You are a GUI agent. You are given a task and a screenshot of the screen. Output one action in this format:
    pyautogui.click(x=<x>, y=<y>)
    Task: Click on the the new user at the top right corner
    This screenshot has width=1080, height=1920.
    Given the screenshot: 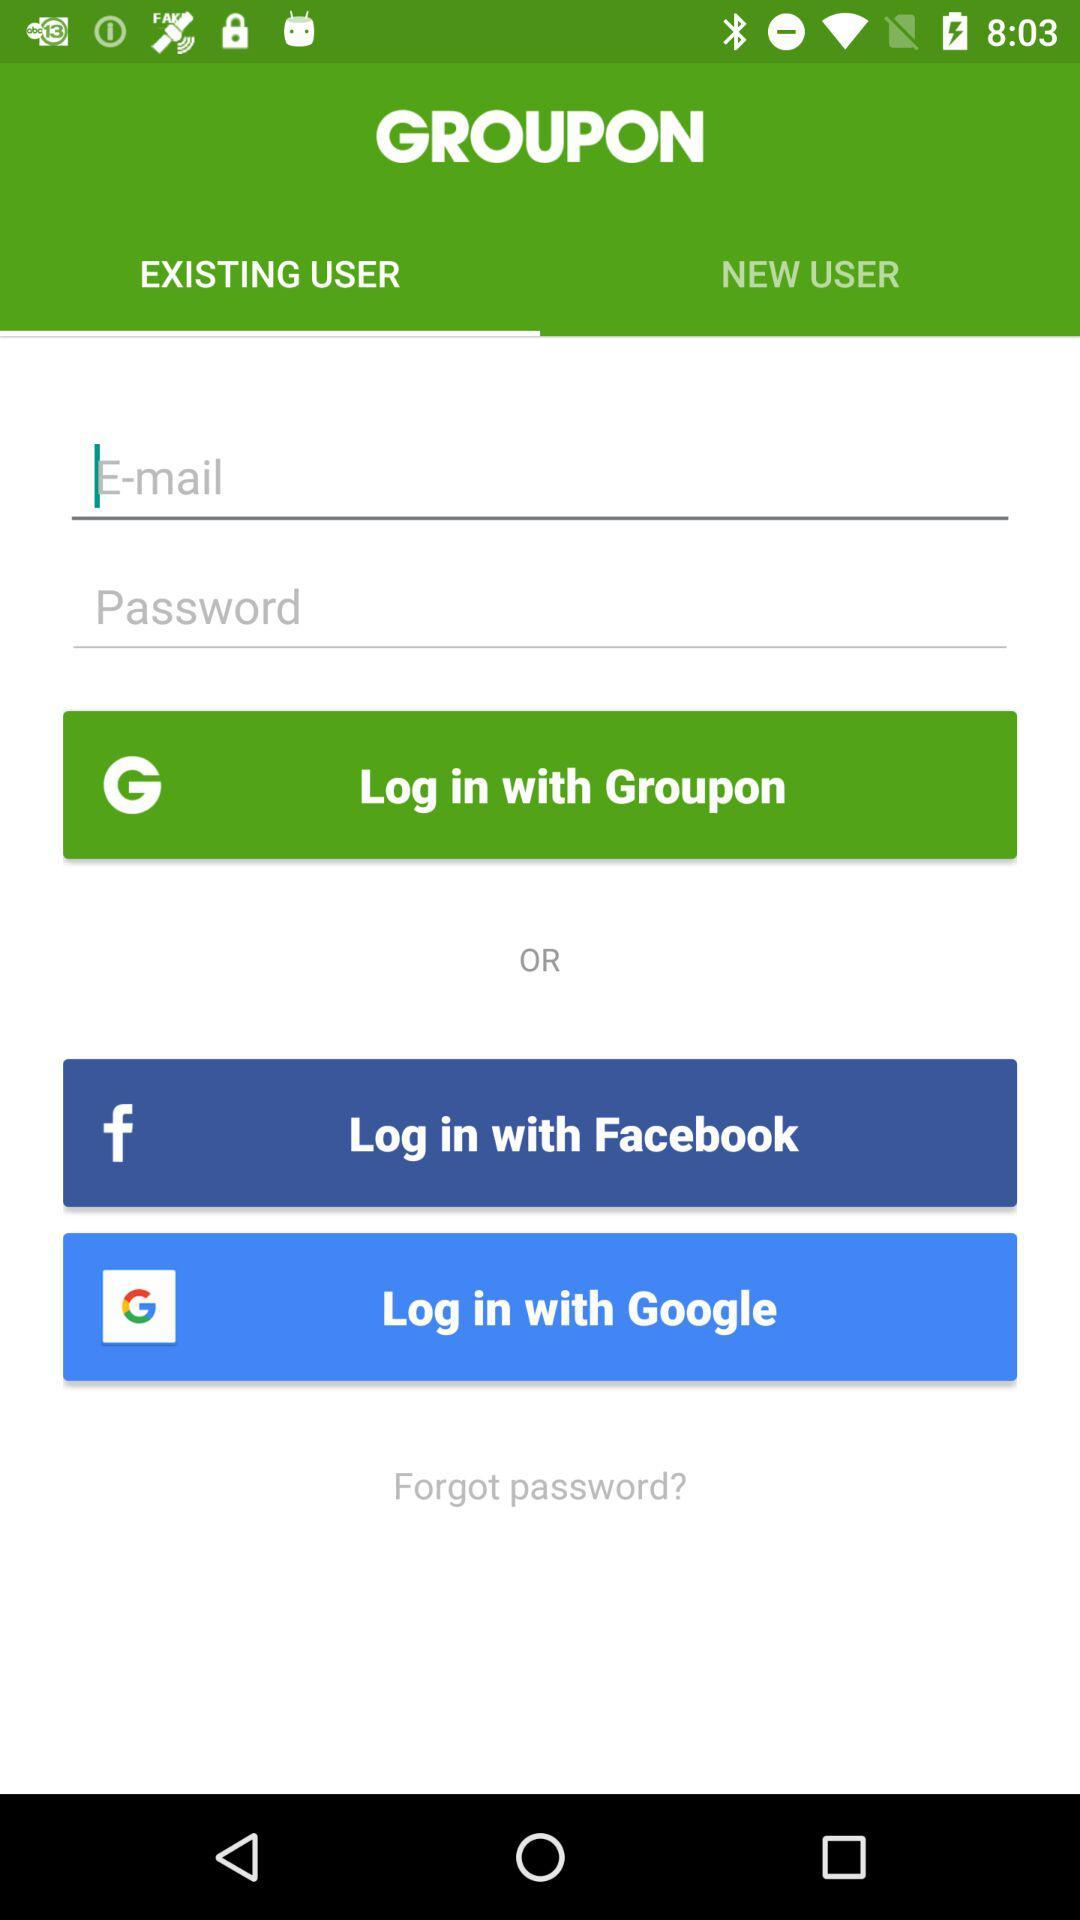 What is the action you would take?
    pyautogui.click(x=810, y=272)
    